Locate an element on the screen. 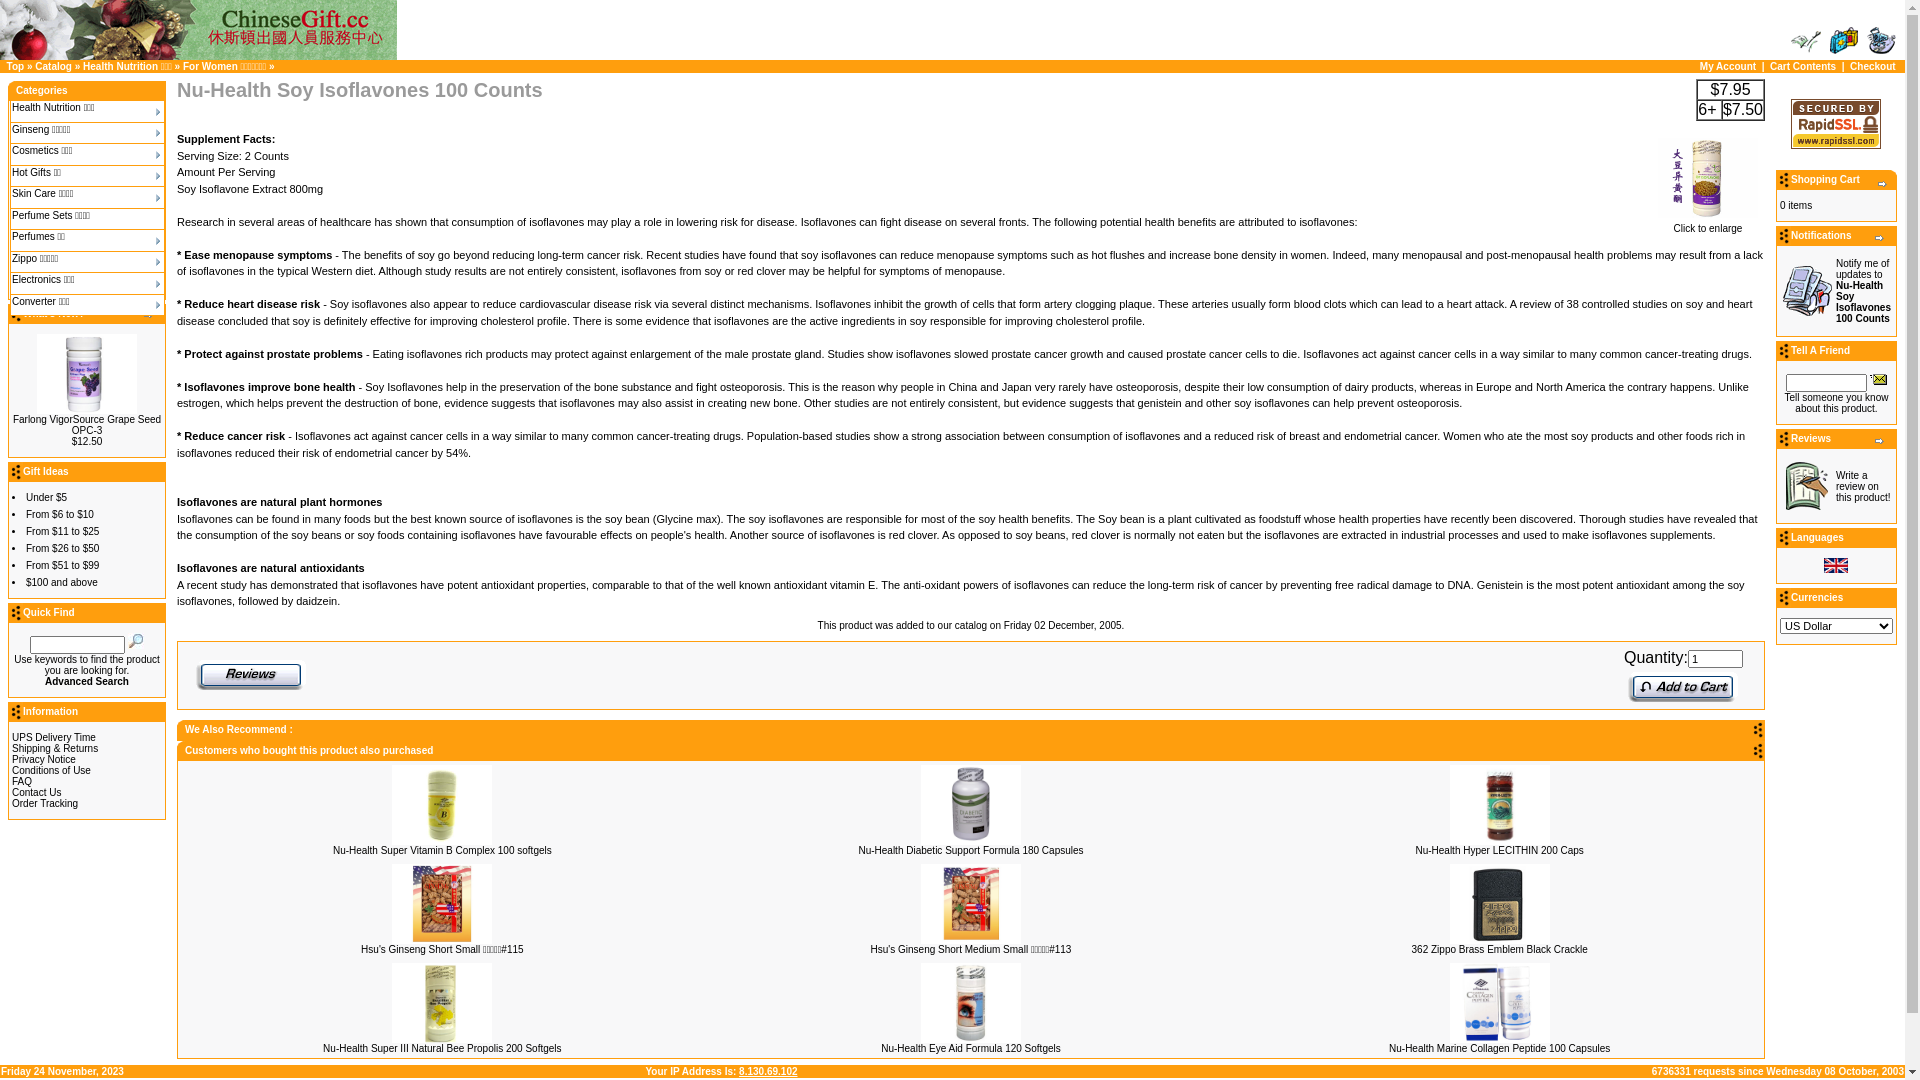 Image resolution: width=1920 pixels, height=1080 pixels. ' Add to Cart ' is located at coordinates (1682, 685).